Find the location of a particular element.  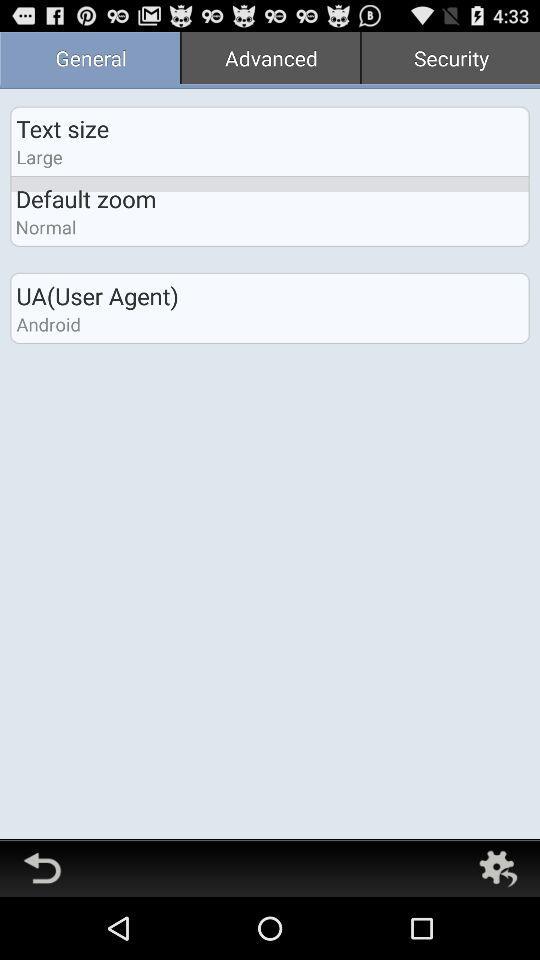

the undo icon is located at coordinates (42, 929).